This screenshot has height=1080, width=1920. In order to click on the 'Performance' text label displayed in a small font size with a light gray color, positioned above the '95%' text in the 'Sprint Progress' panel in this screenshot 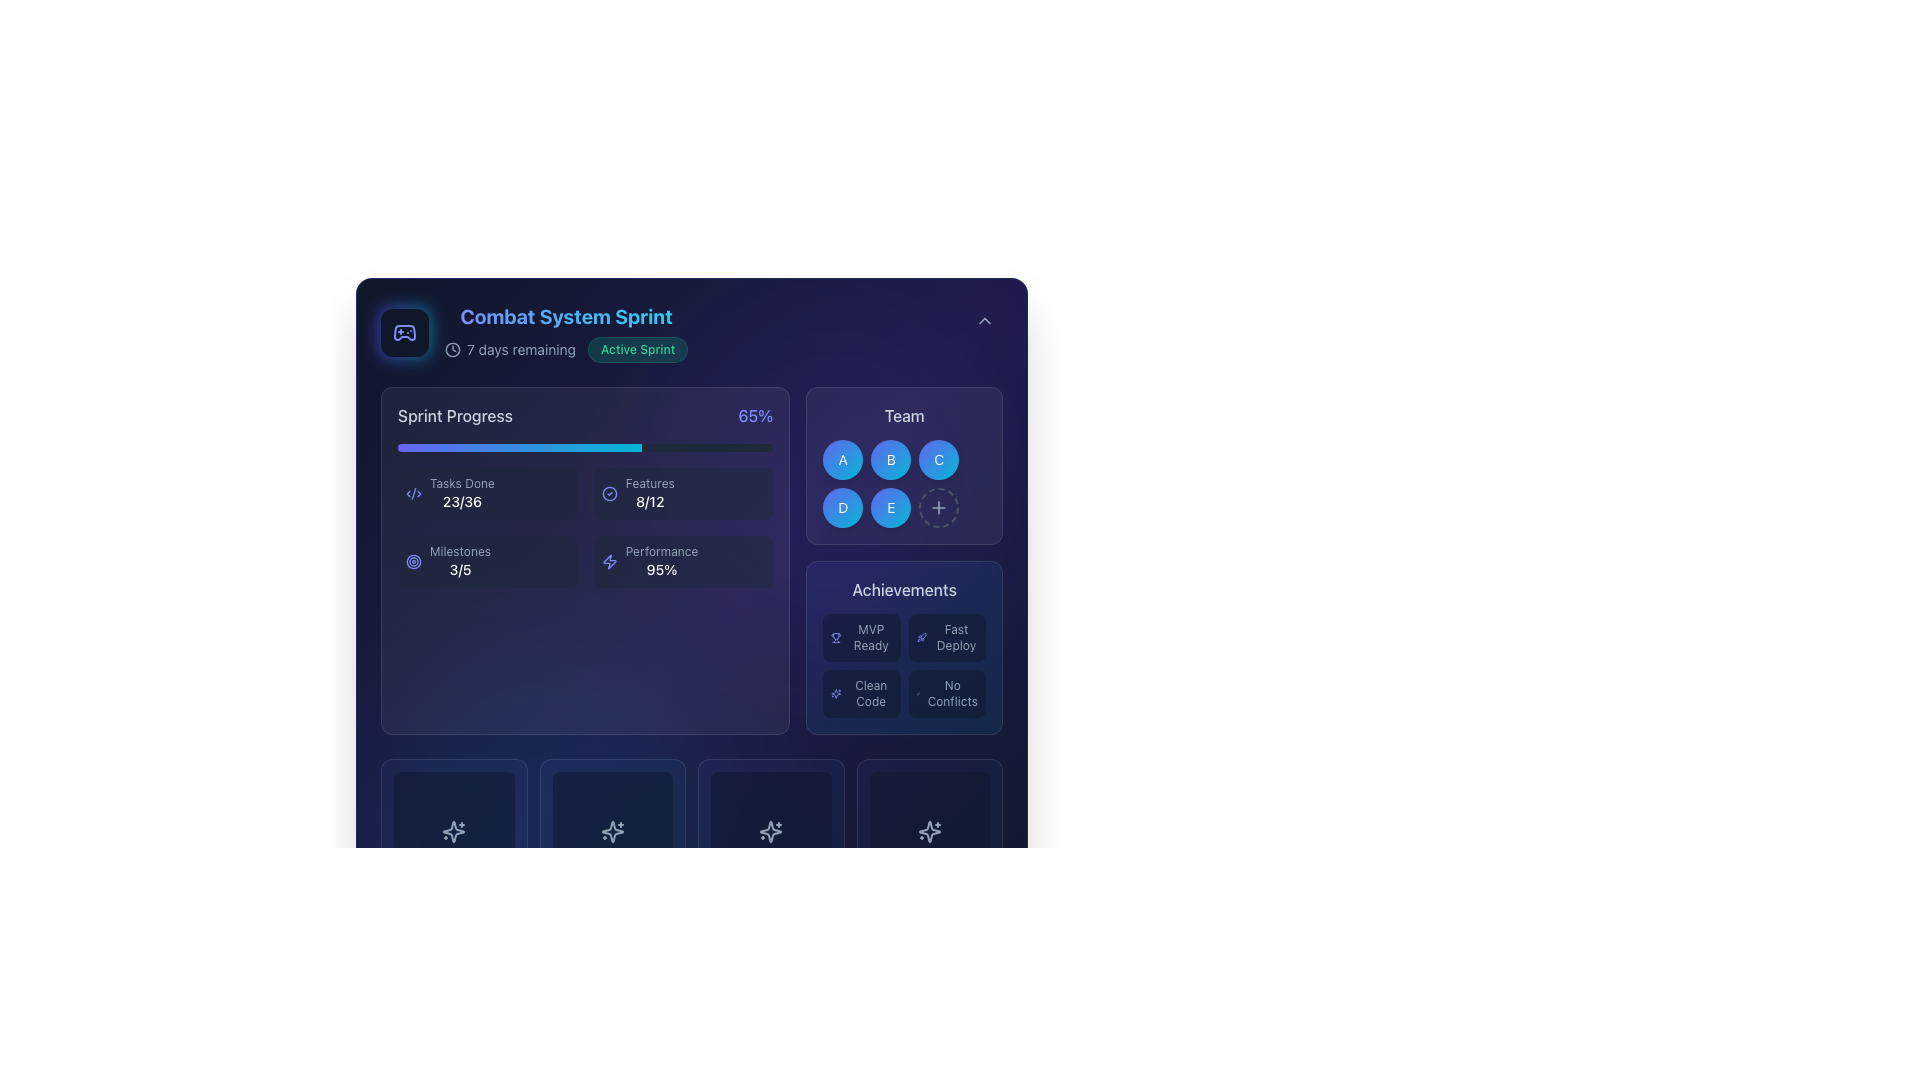, I will do `click(662, 551)`.